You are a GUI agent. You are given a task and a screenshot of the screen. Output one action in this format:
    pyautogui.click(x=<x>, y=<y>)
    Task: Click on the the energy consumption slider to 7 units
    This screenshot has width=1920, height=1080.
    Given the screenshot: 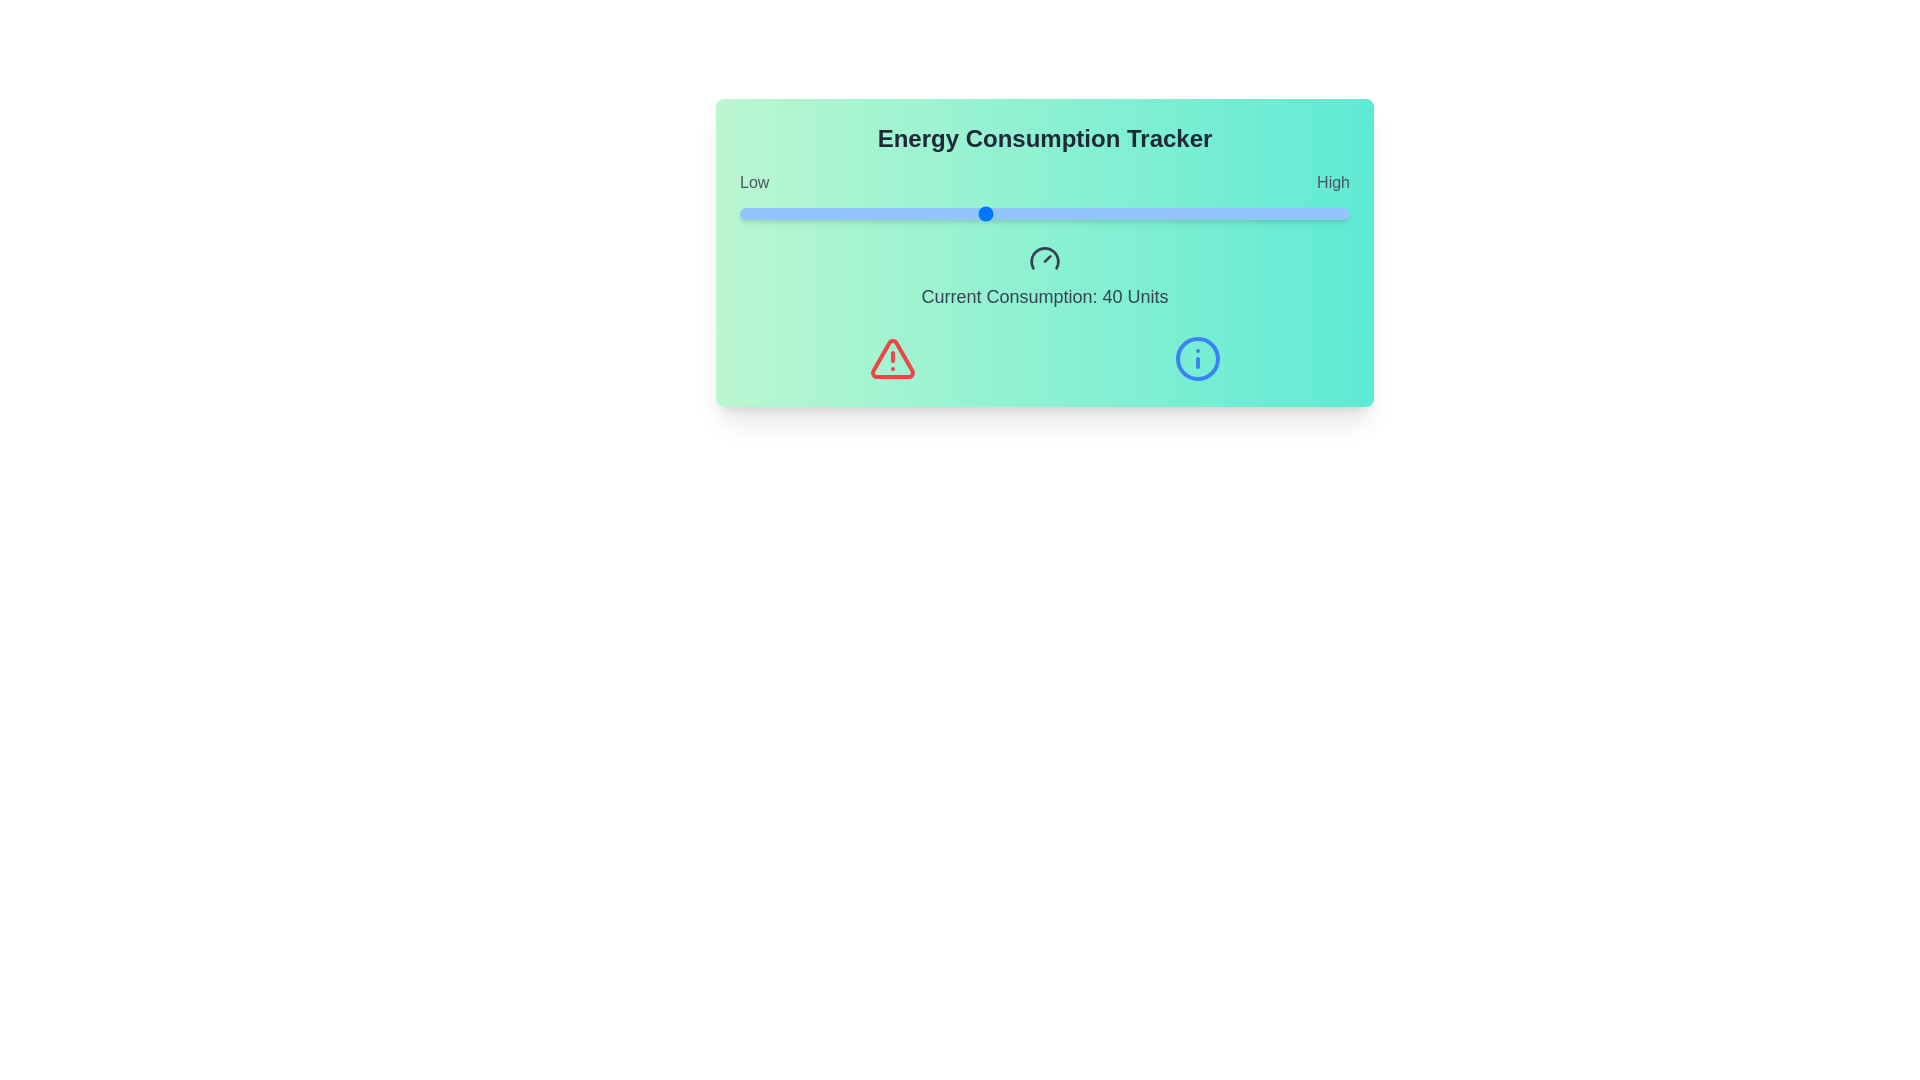 What is the action you would take?
    pyautogui.click(x=781, y=213)
    